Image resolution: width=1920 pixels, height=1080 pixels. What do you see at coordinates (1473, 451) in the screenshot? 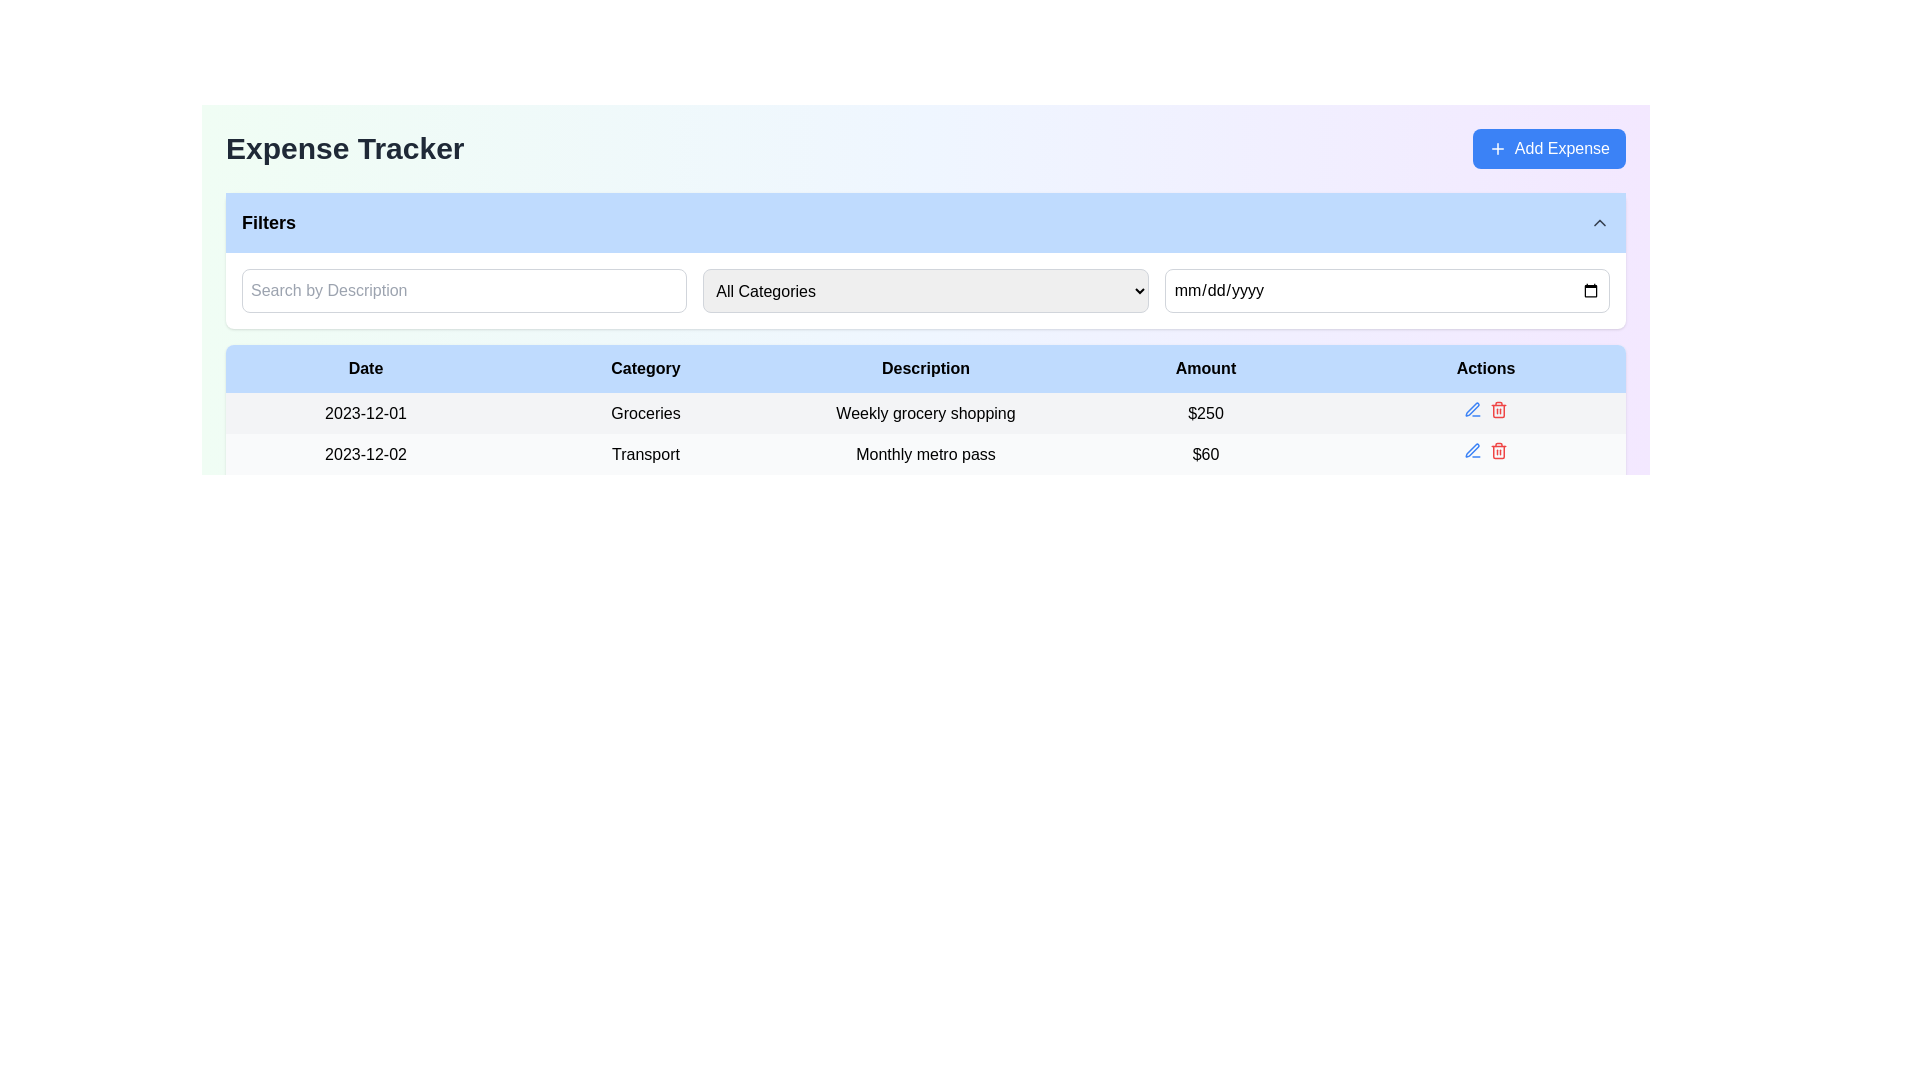
I see `the icon button located in the 'Actions' column of the second row in the table` at bounding box center [1473, 451].